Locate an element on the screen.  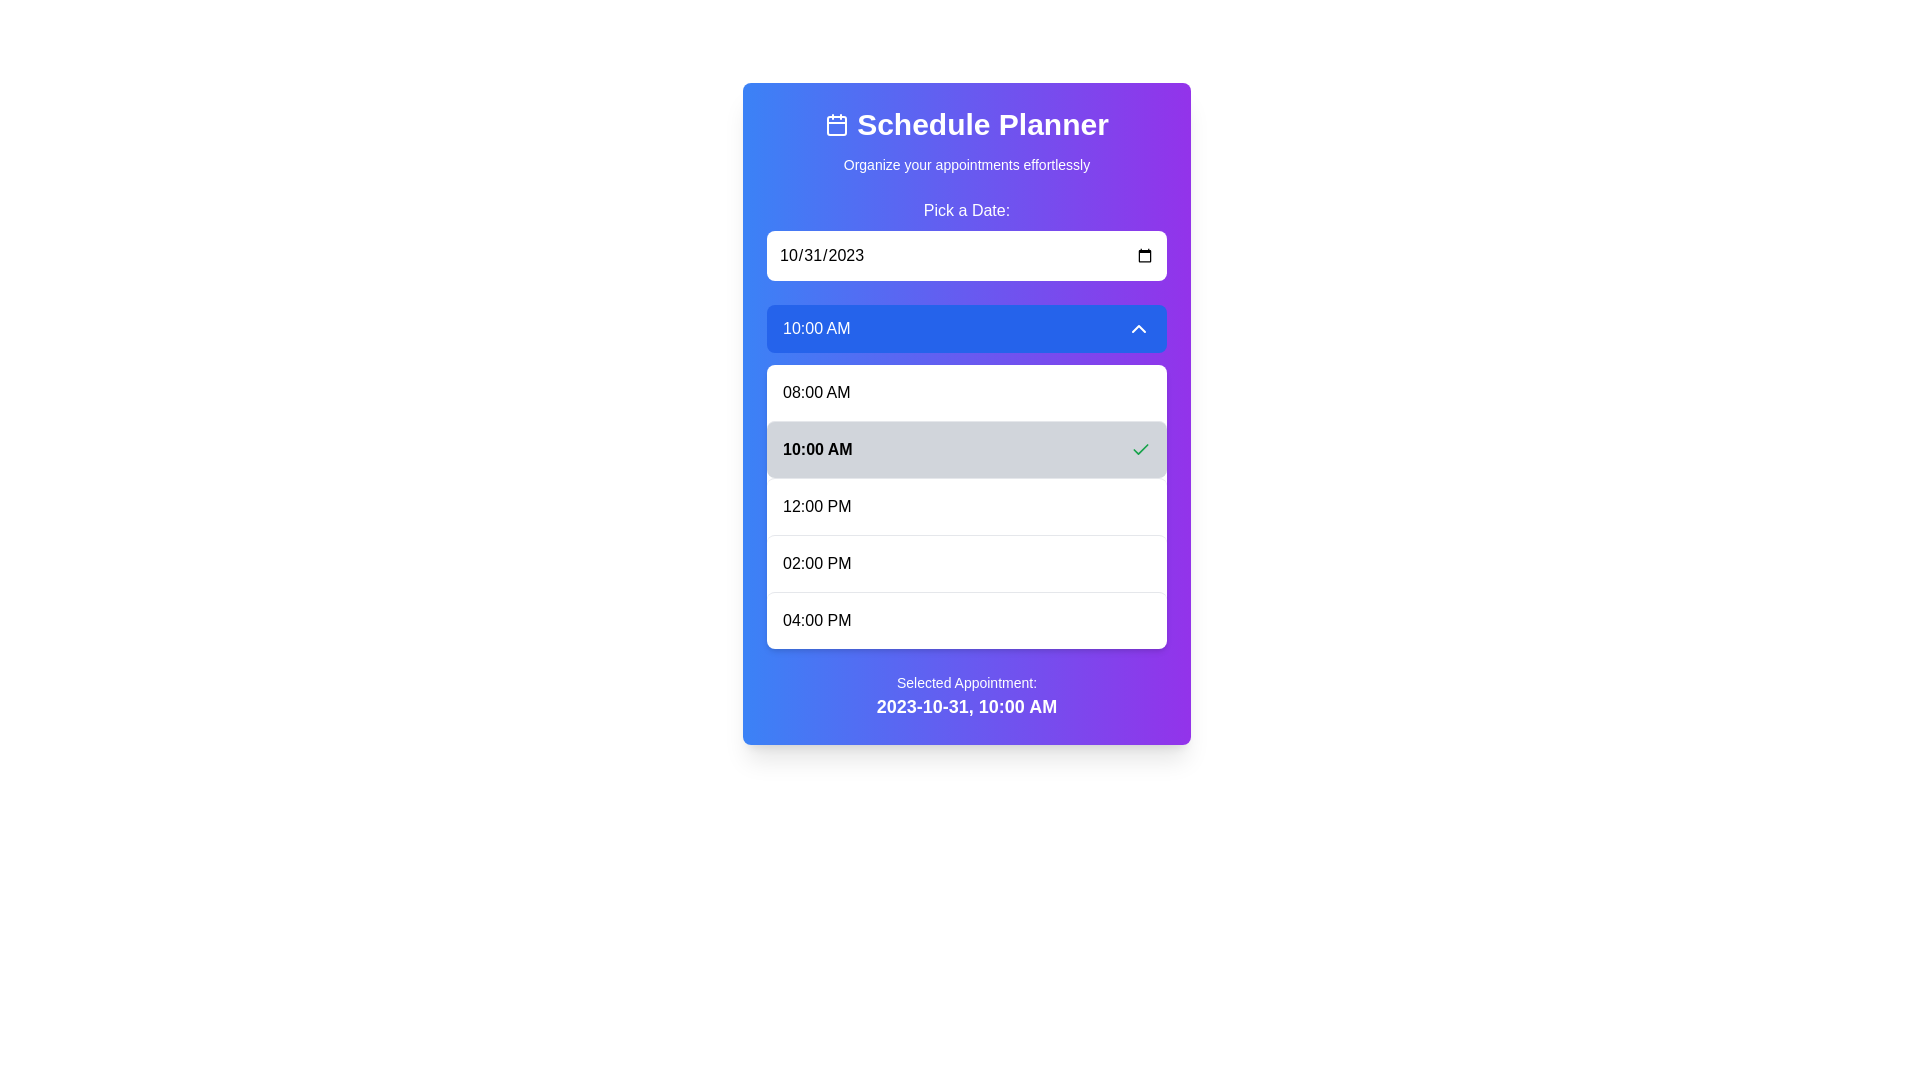
the text label displaying '2023-10-31, 10:00 AM' with a gradient background in the 'Selected Appointment:' section is located at coordinates (966, 705).